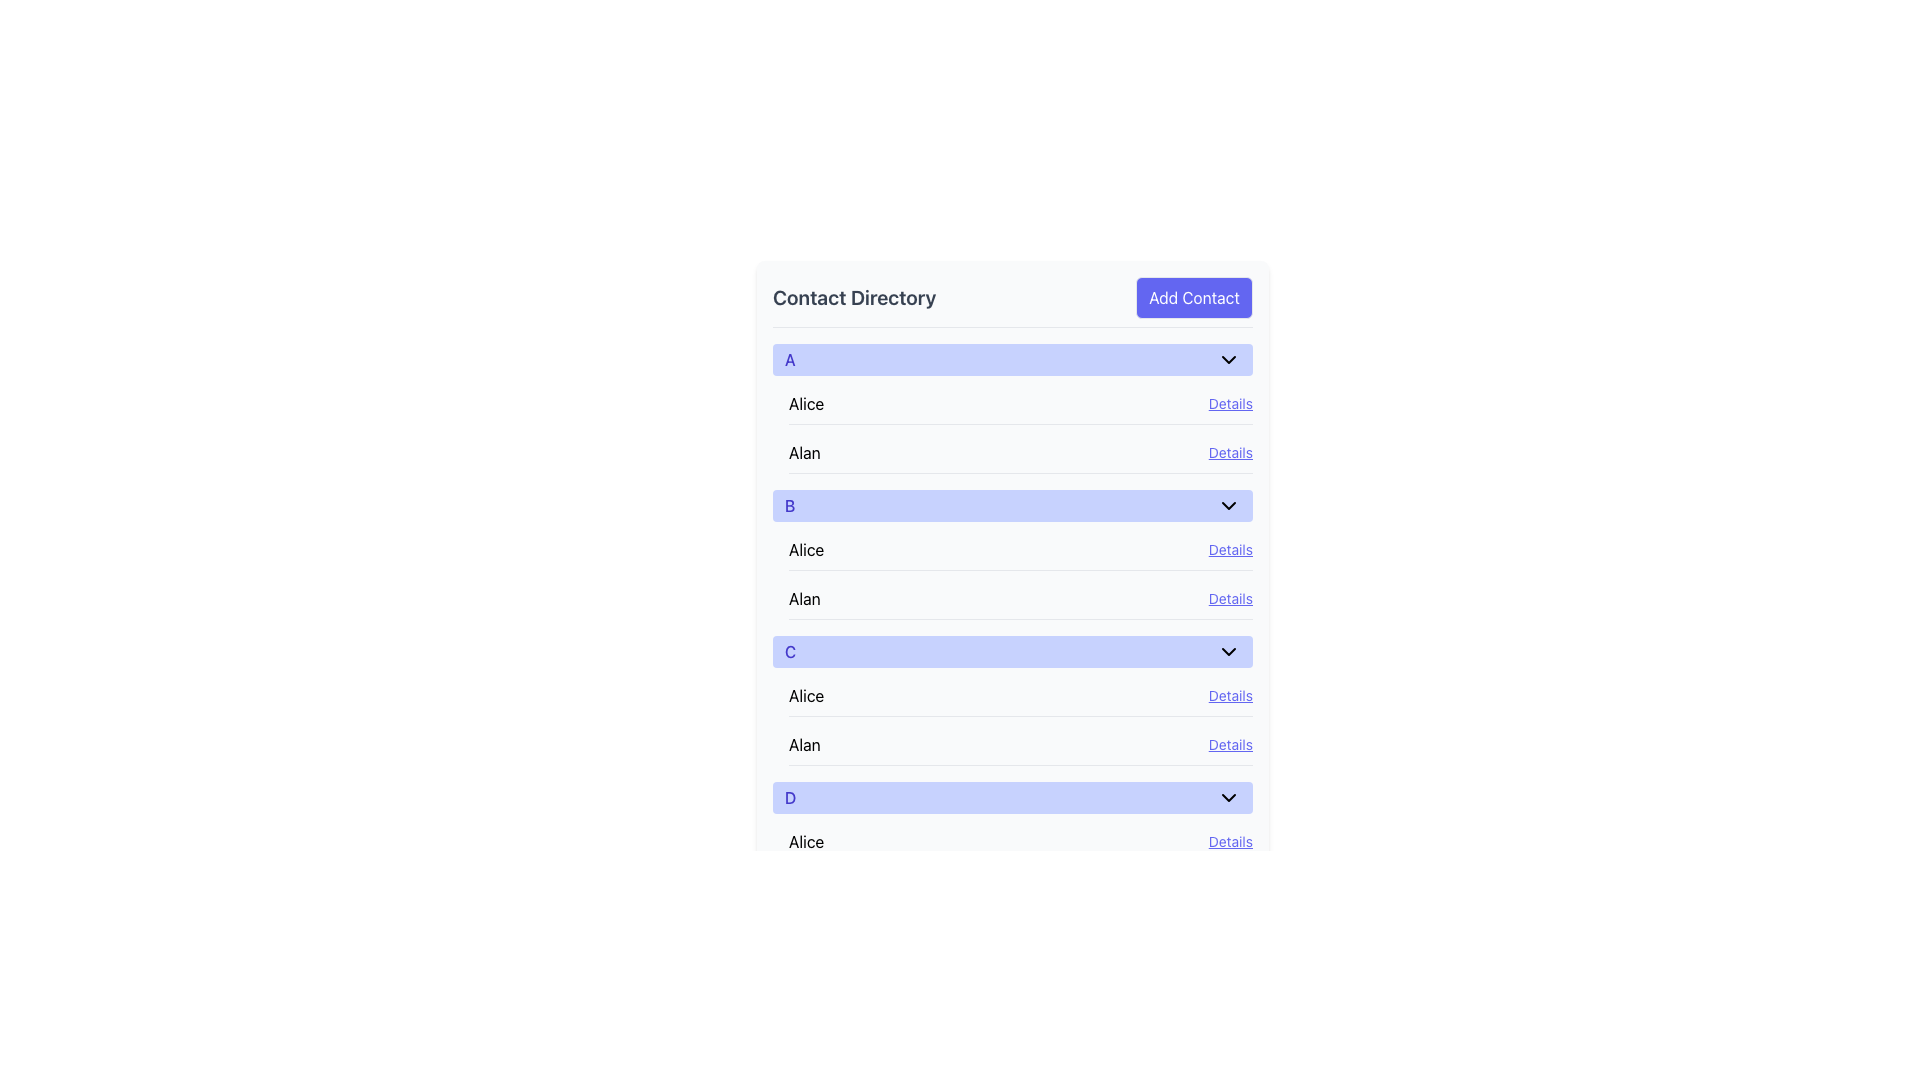 Image resolution: width=1920 pixels, height=1080 pixels. Describe the element at coordinates (1021, 597) in the screenshot. I see `the 'Details' link in the contact row for 'Alan'` at that location.